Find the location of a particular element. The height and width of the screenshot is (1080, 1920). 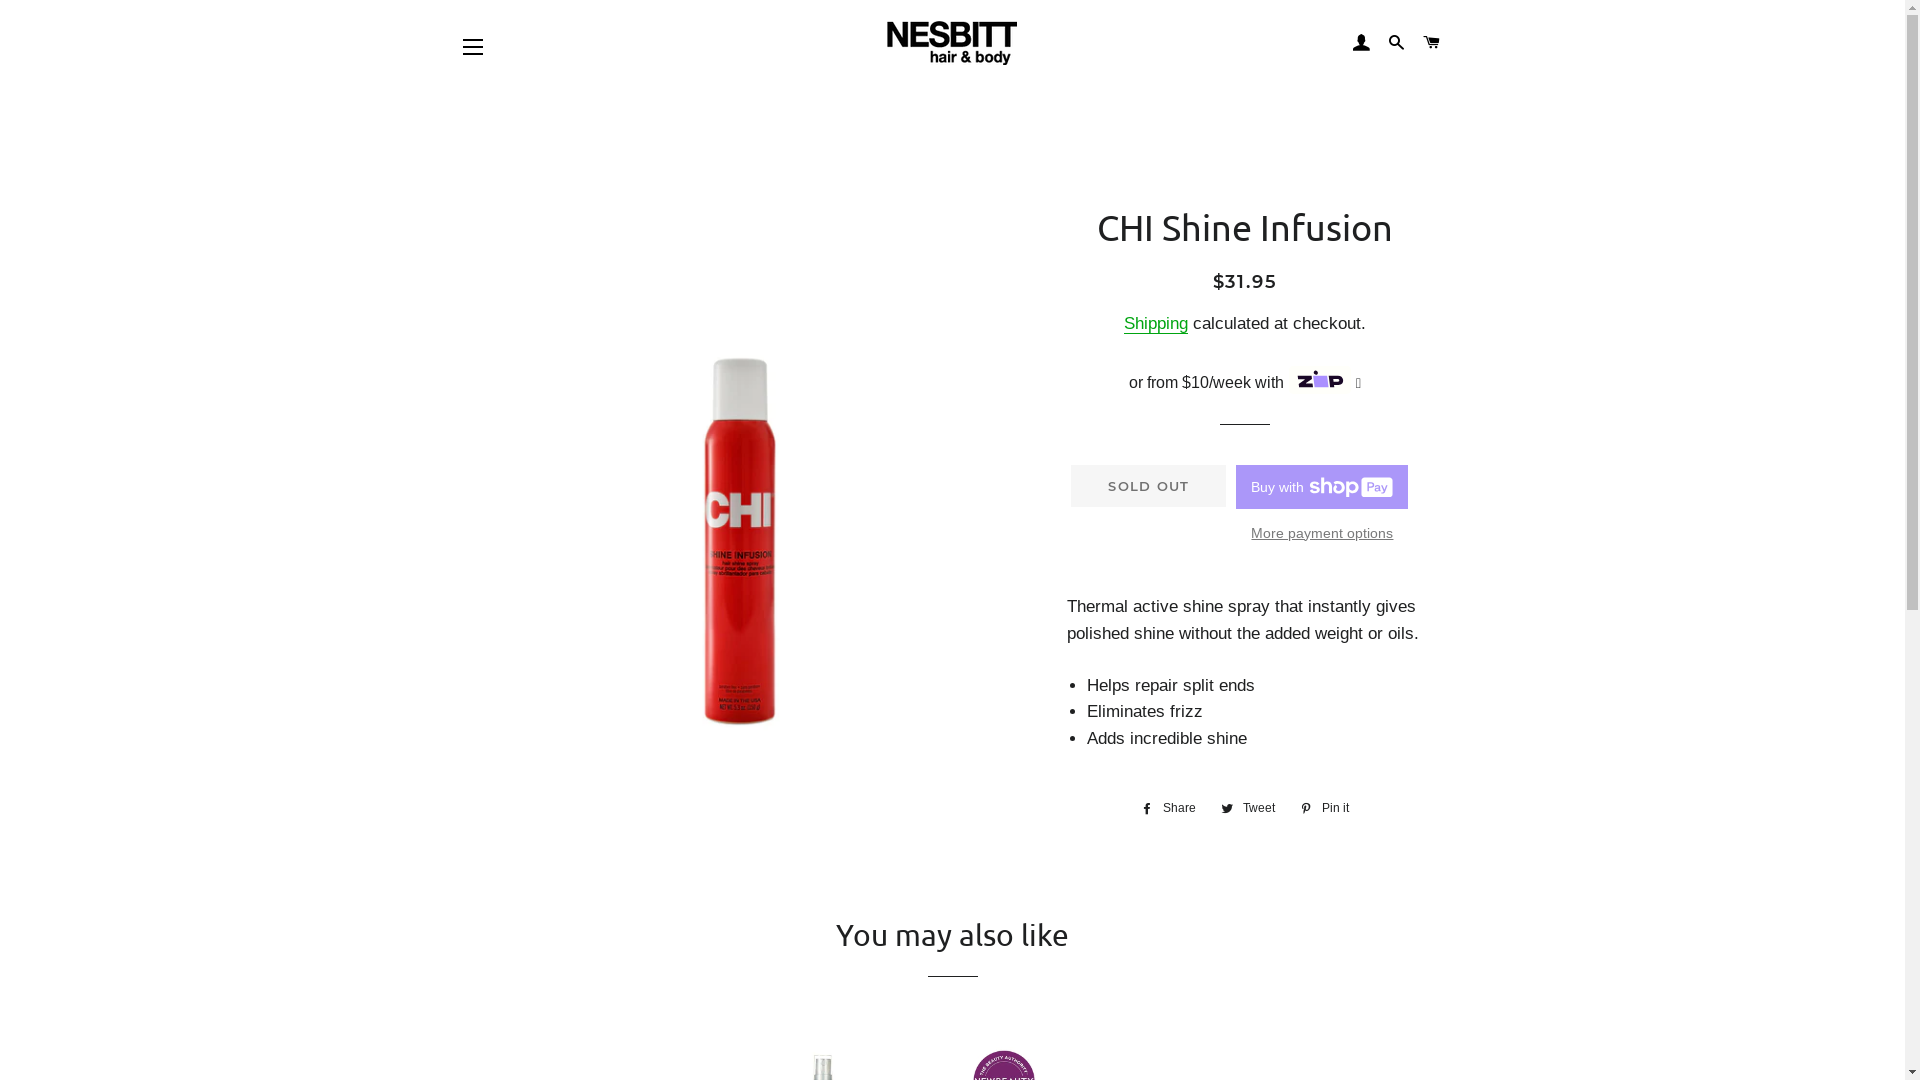

'More payment options' is located at coordinates (1321, 531).